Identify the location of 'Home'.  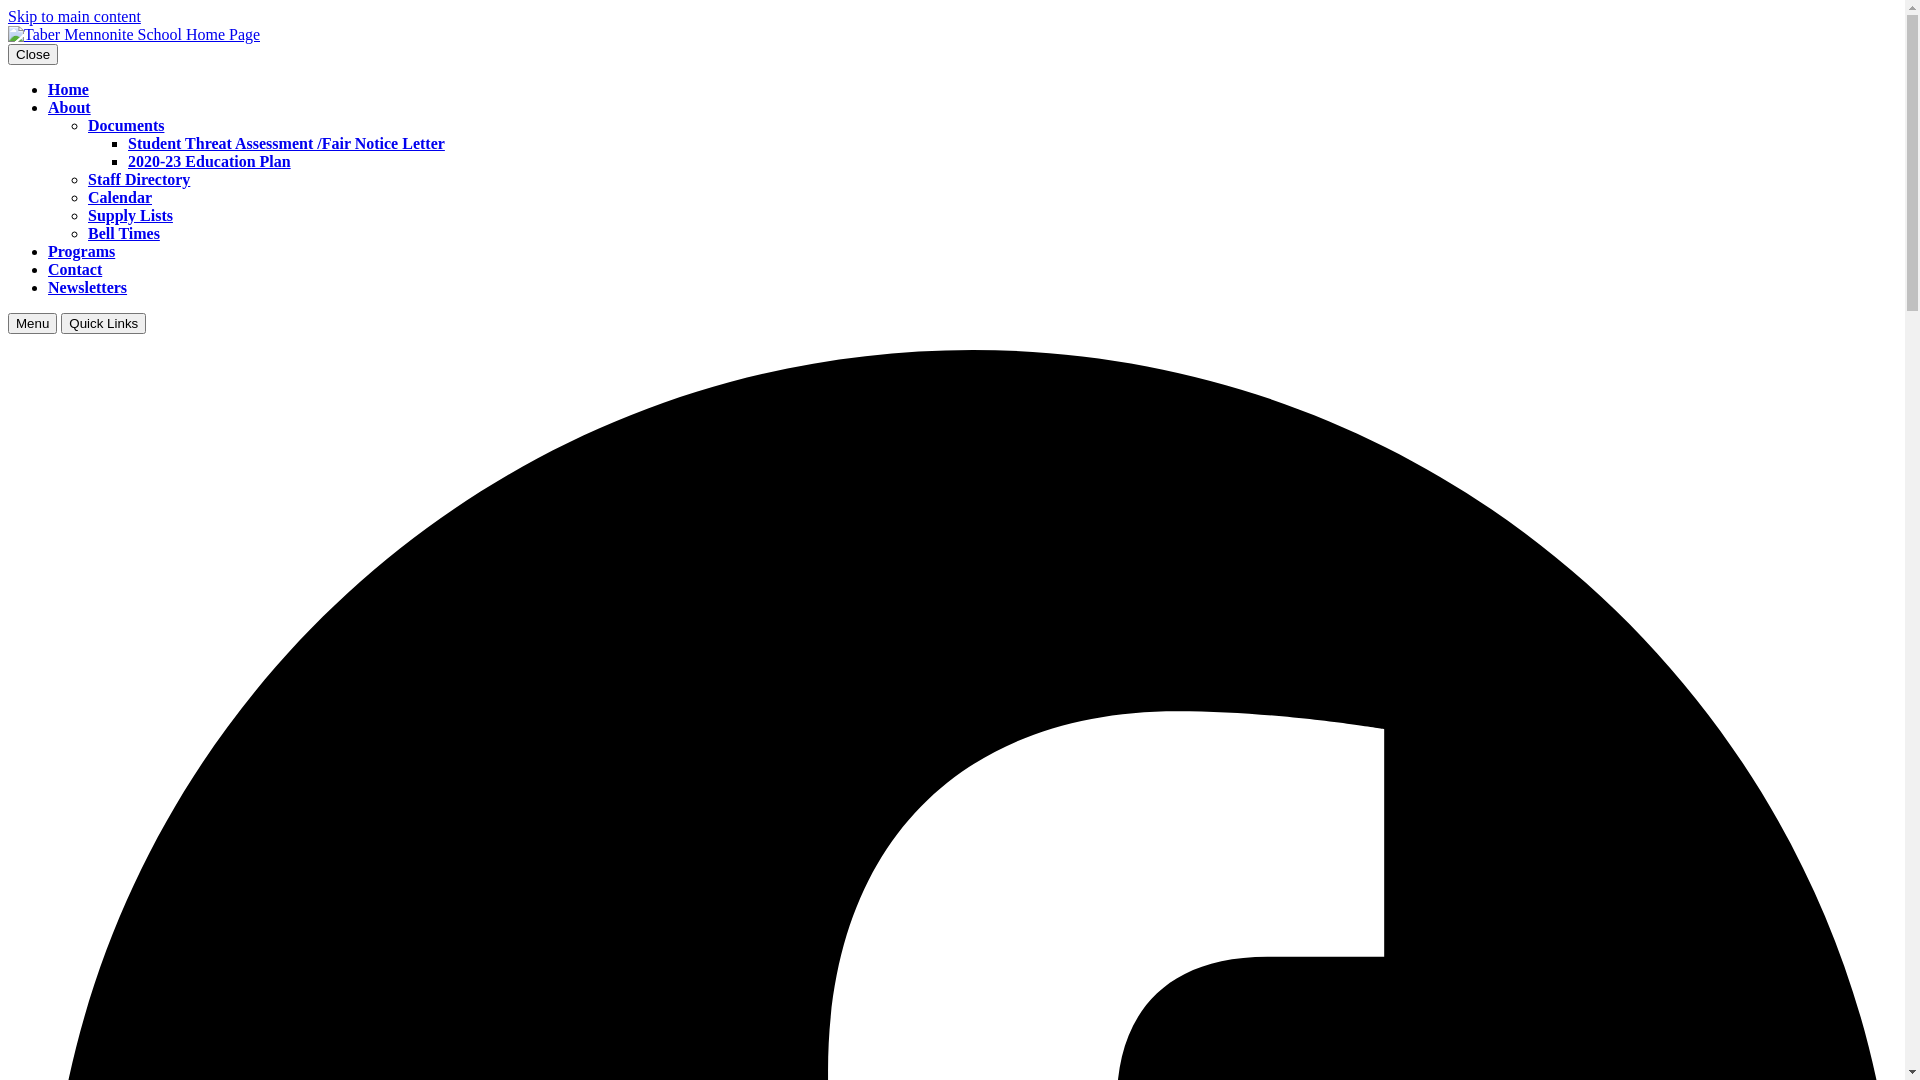
(68, 88).